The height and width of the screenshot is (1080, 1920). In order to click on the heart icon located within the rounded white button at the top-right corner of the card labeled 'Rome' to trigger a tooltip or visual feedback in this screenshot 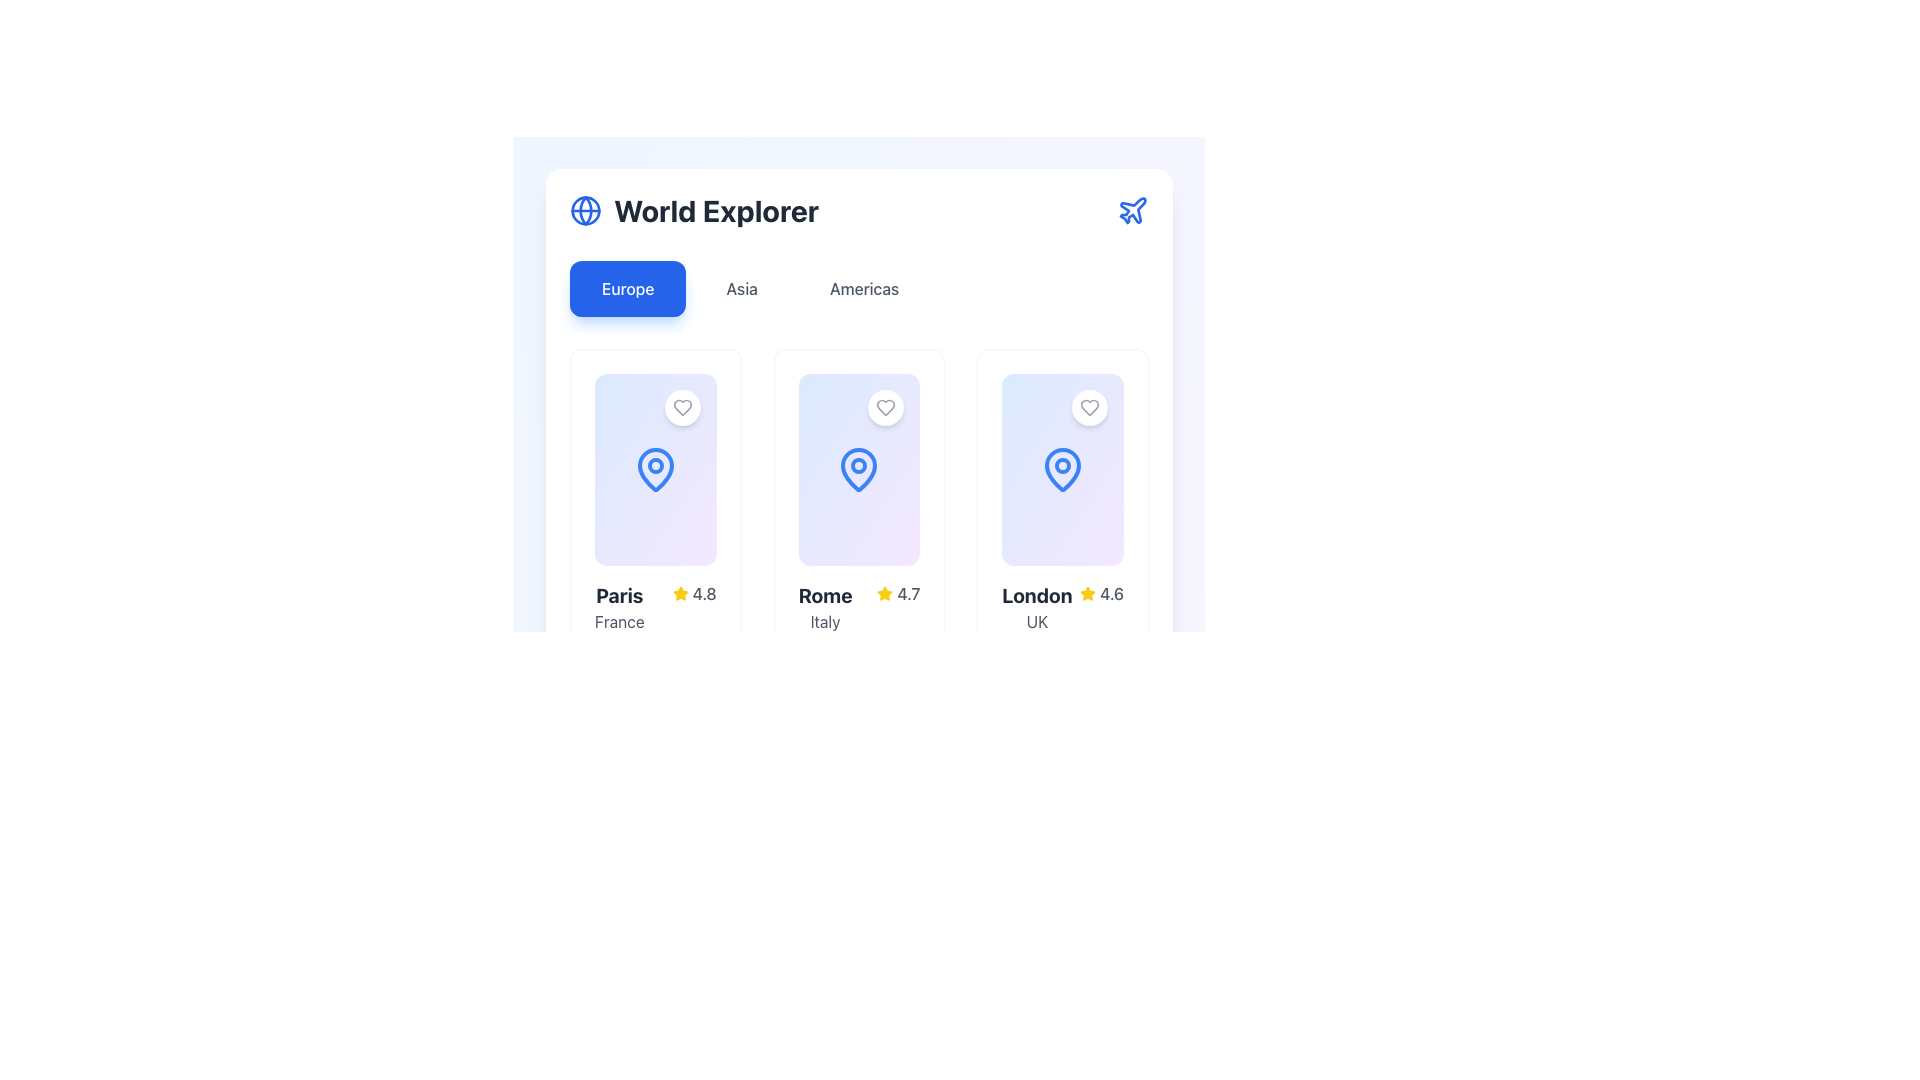, I will do `click(885, 407)`.